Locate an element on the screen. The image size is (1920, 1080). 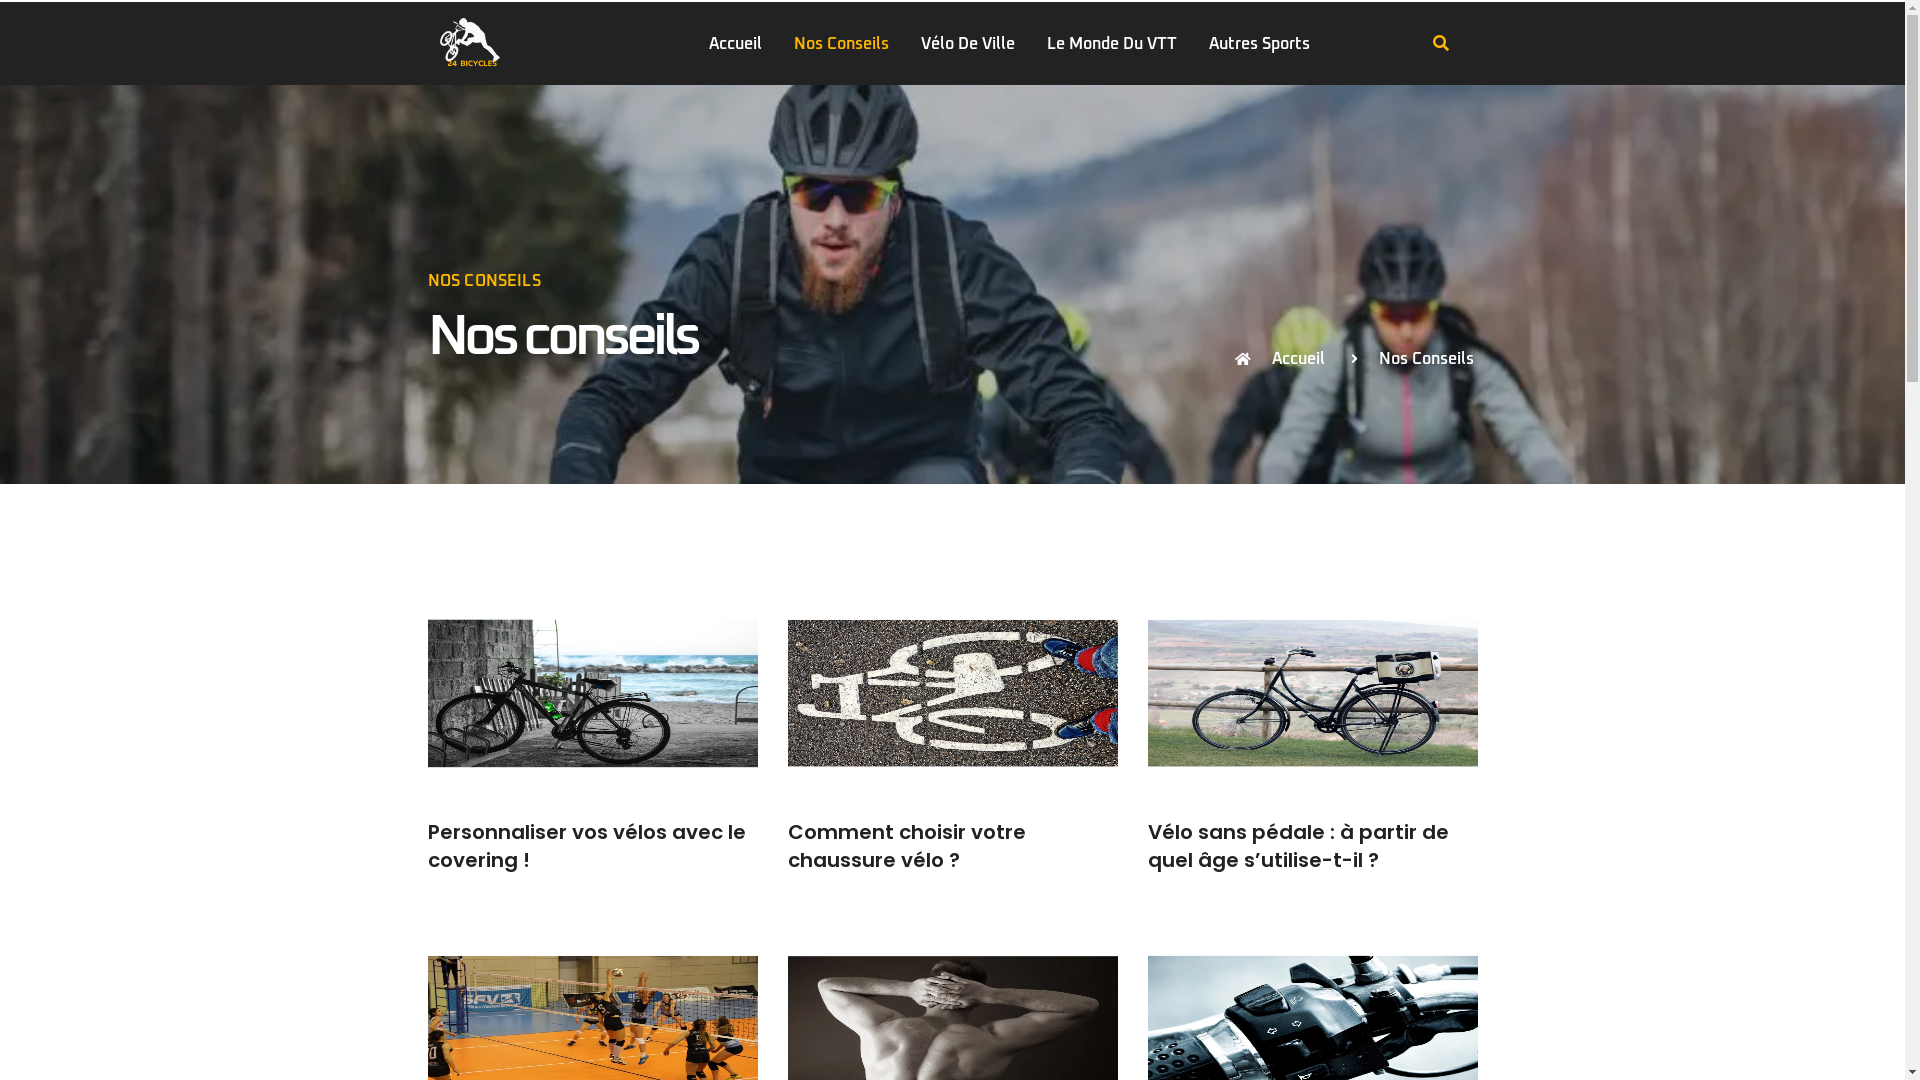
'Accueil' is located at coordinates (1277, 357).